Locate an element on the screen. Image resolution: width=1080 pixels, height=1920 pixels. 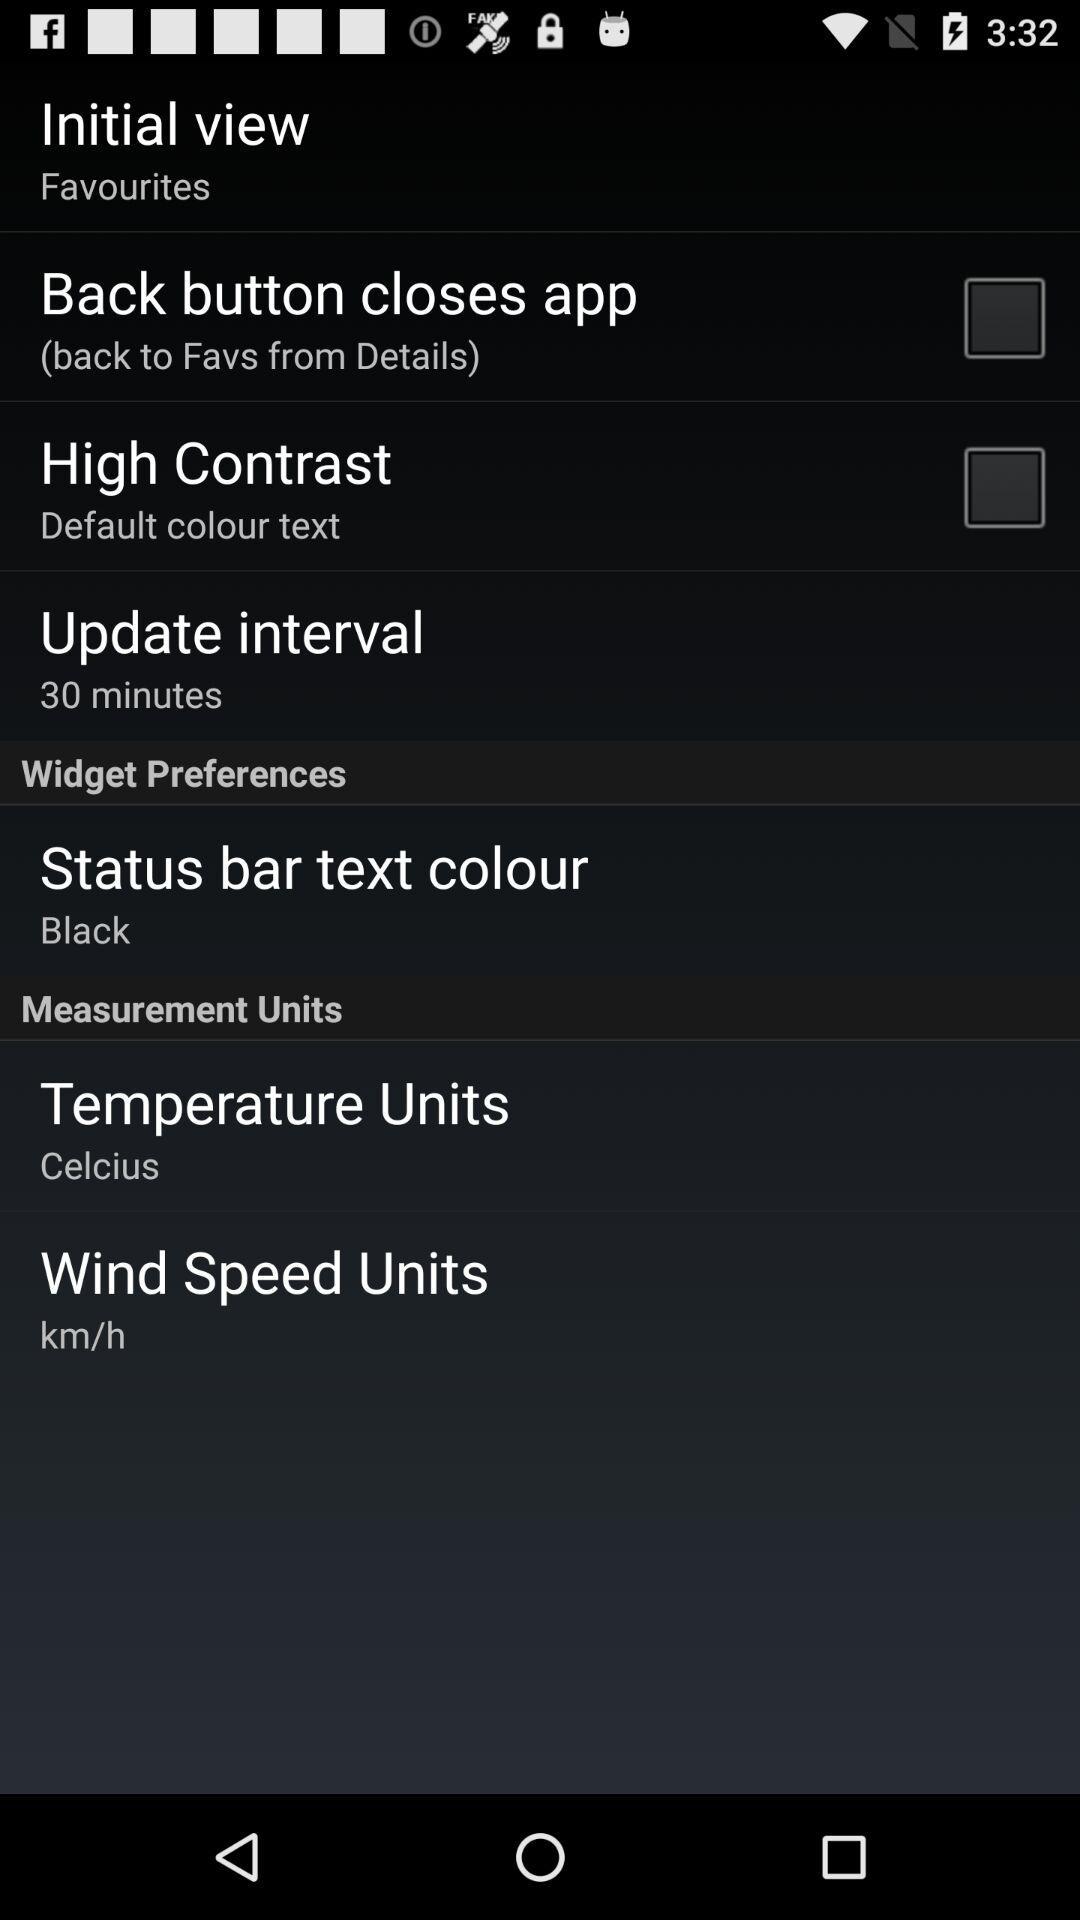
the km/h is located at coordinates (81, 1334).